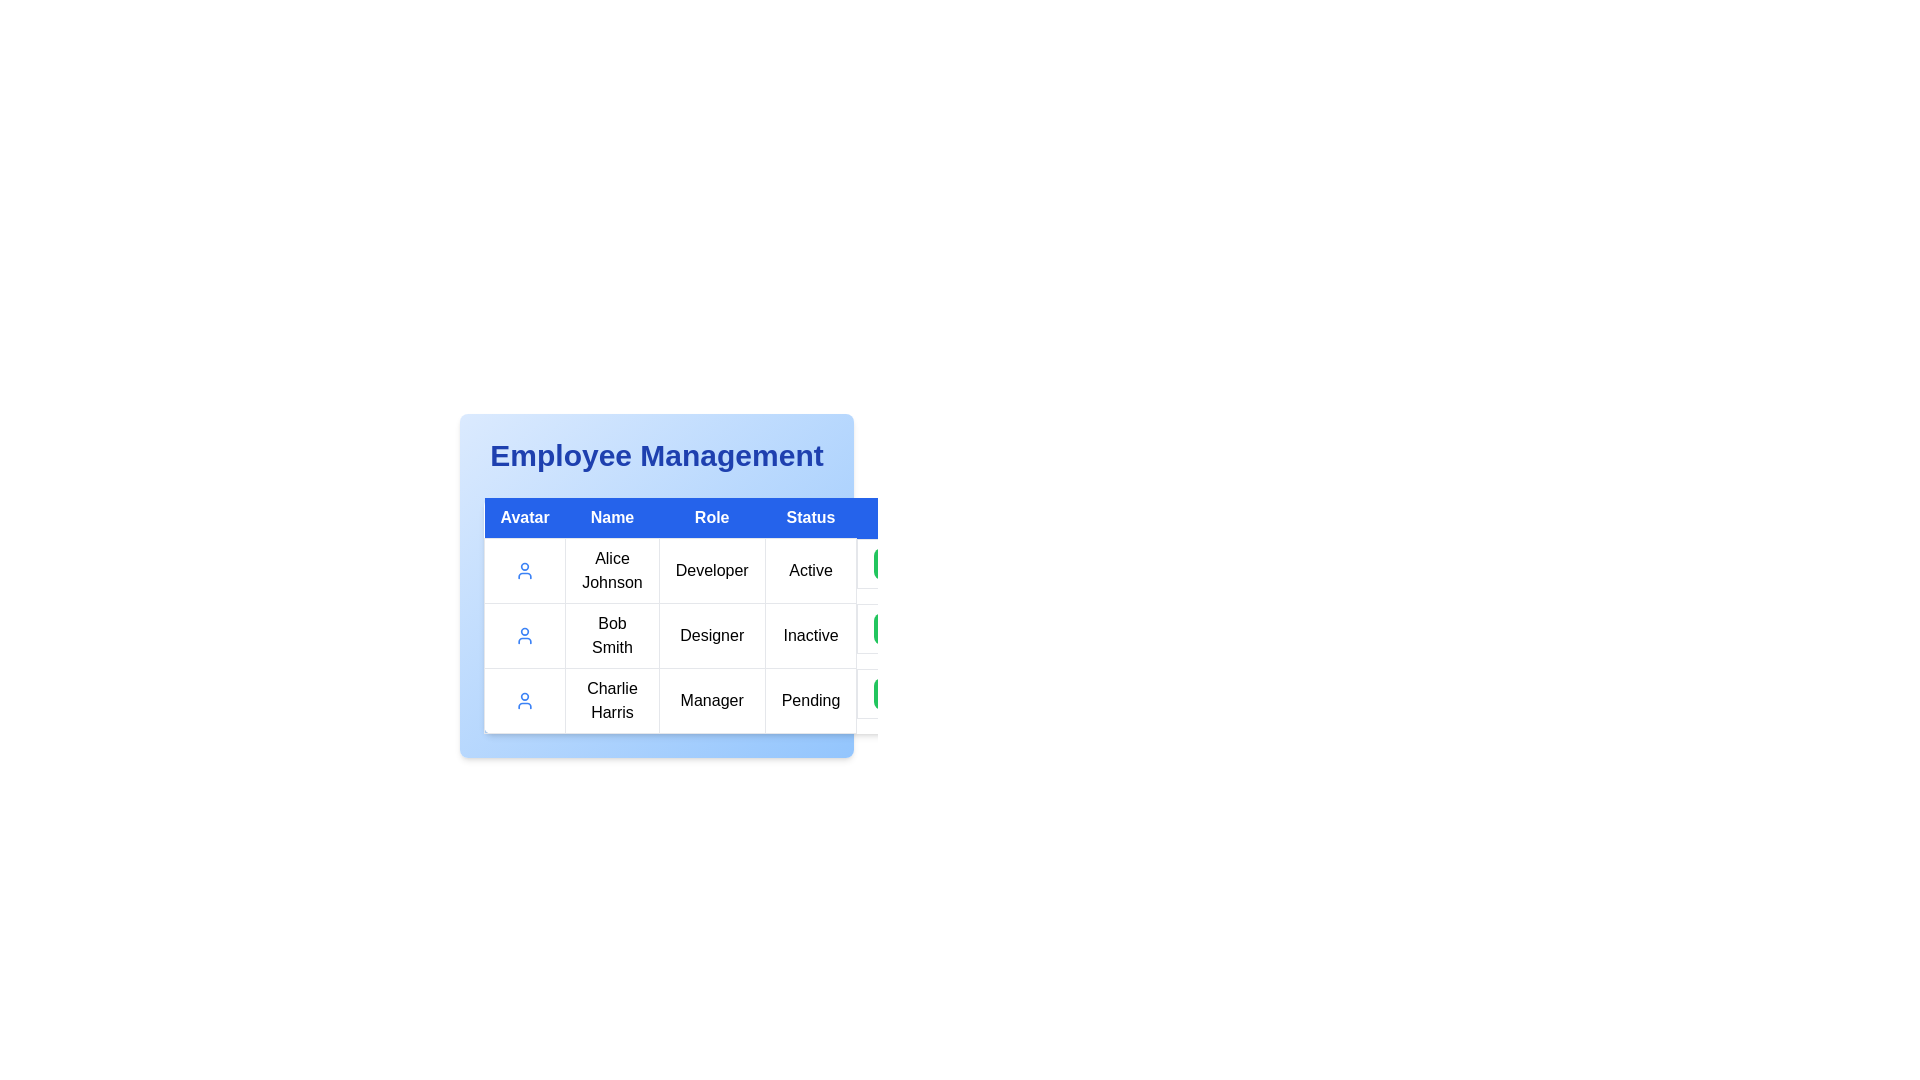  I want to click on the group of action buttons in the 'Actions' column of the 'Employee Management' table for 'Alice Johnson', so click(929, 563).